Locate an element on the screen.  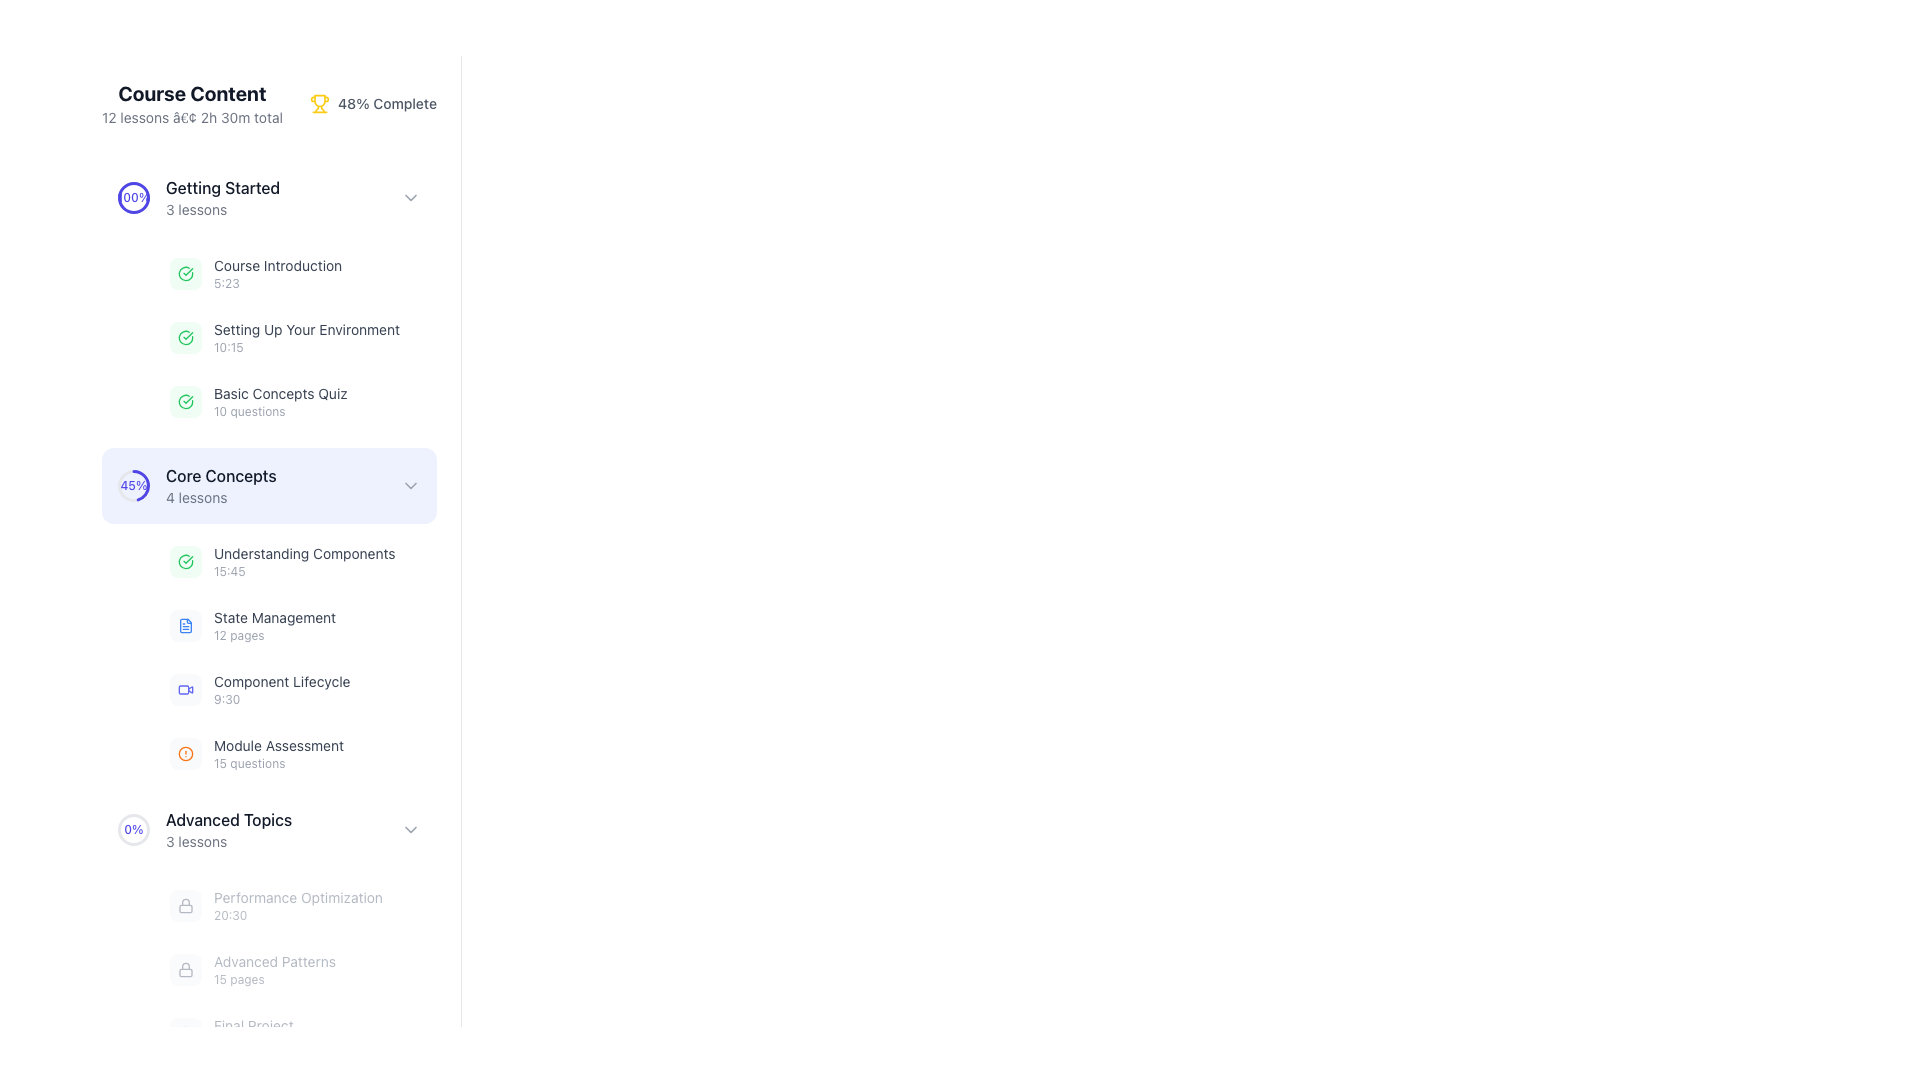
the 'Basic Concepts Quiz' textual display located to the right of the green checkmark icon in the 'Getting Started' section of the 'Course Content' sidebar is located at coordinates (279, 401).